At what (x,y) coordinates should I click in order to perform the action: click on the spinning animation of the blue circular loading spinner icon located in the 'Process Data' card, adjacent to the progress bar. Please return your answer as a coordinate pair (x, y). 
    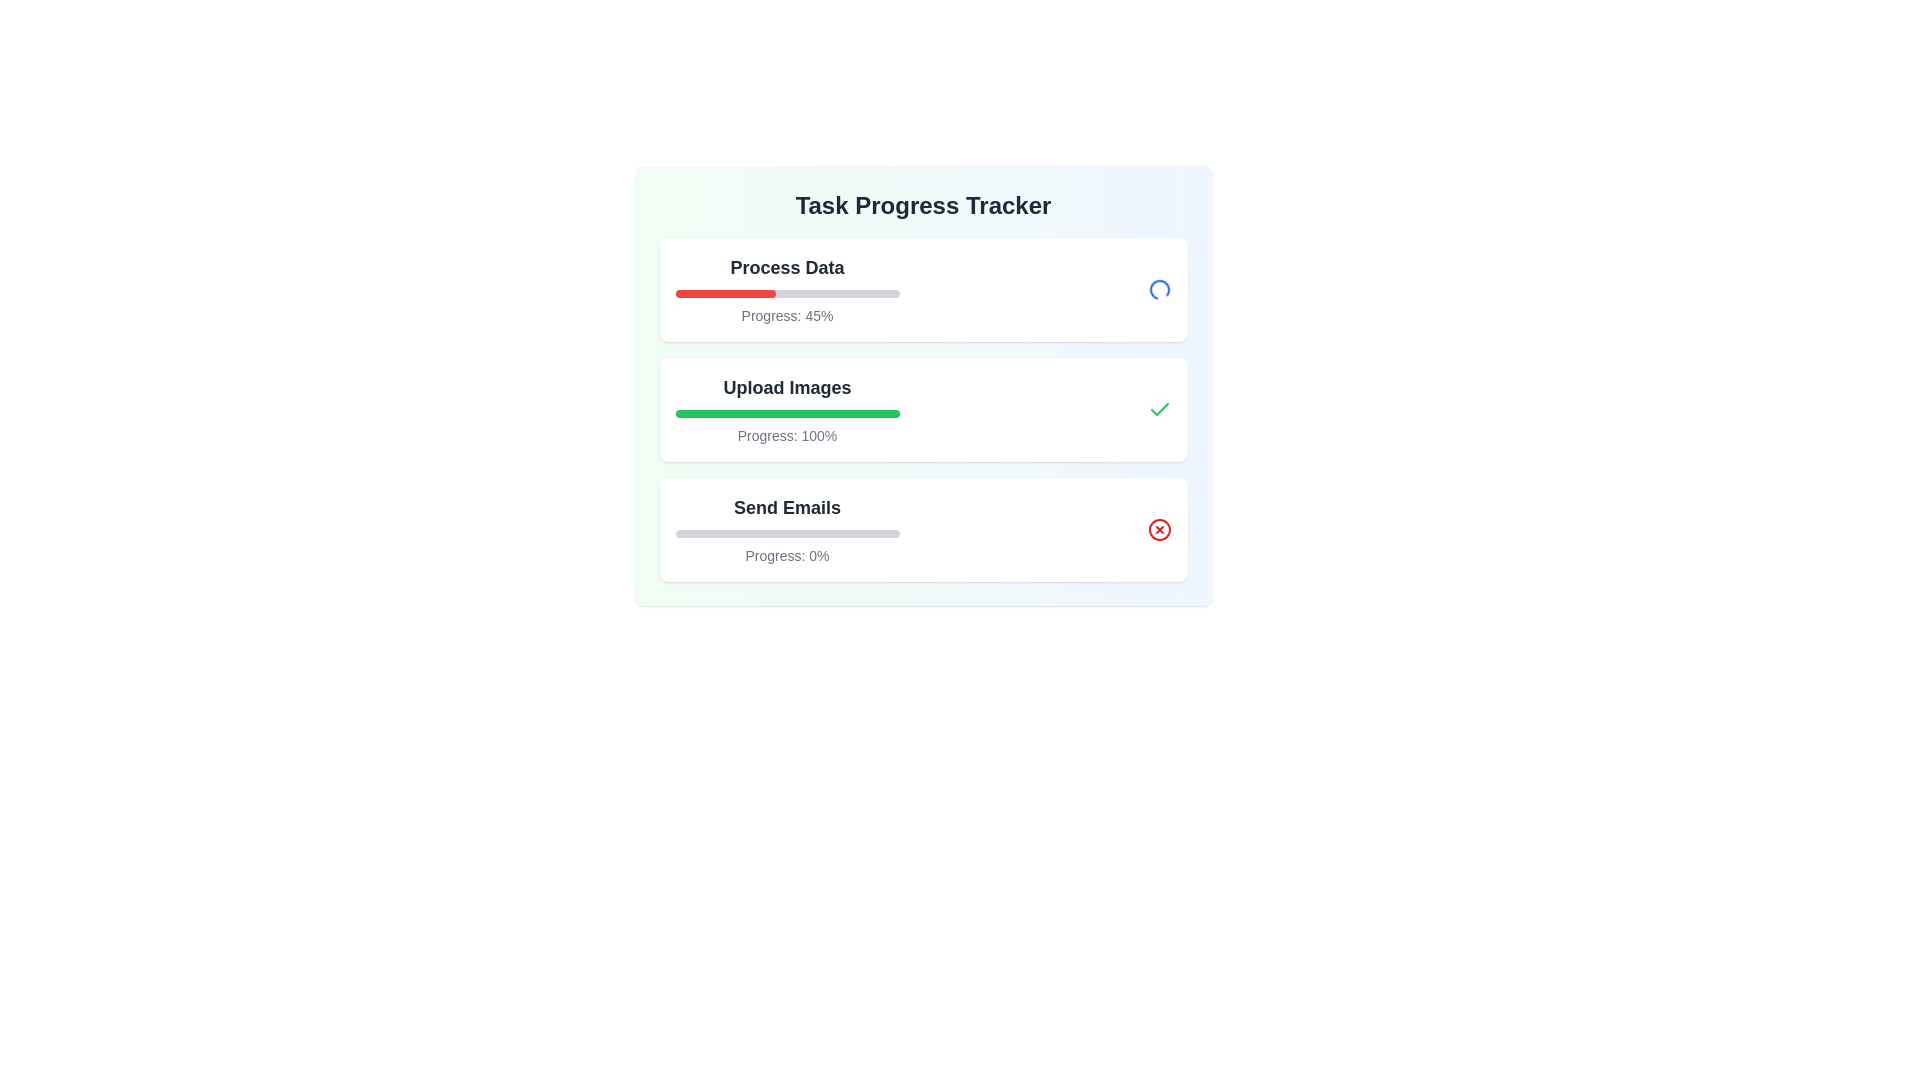
    Looking at the image, I should click on (1159, 289).